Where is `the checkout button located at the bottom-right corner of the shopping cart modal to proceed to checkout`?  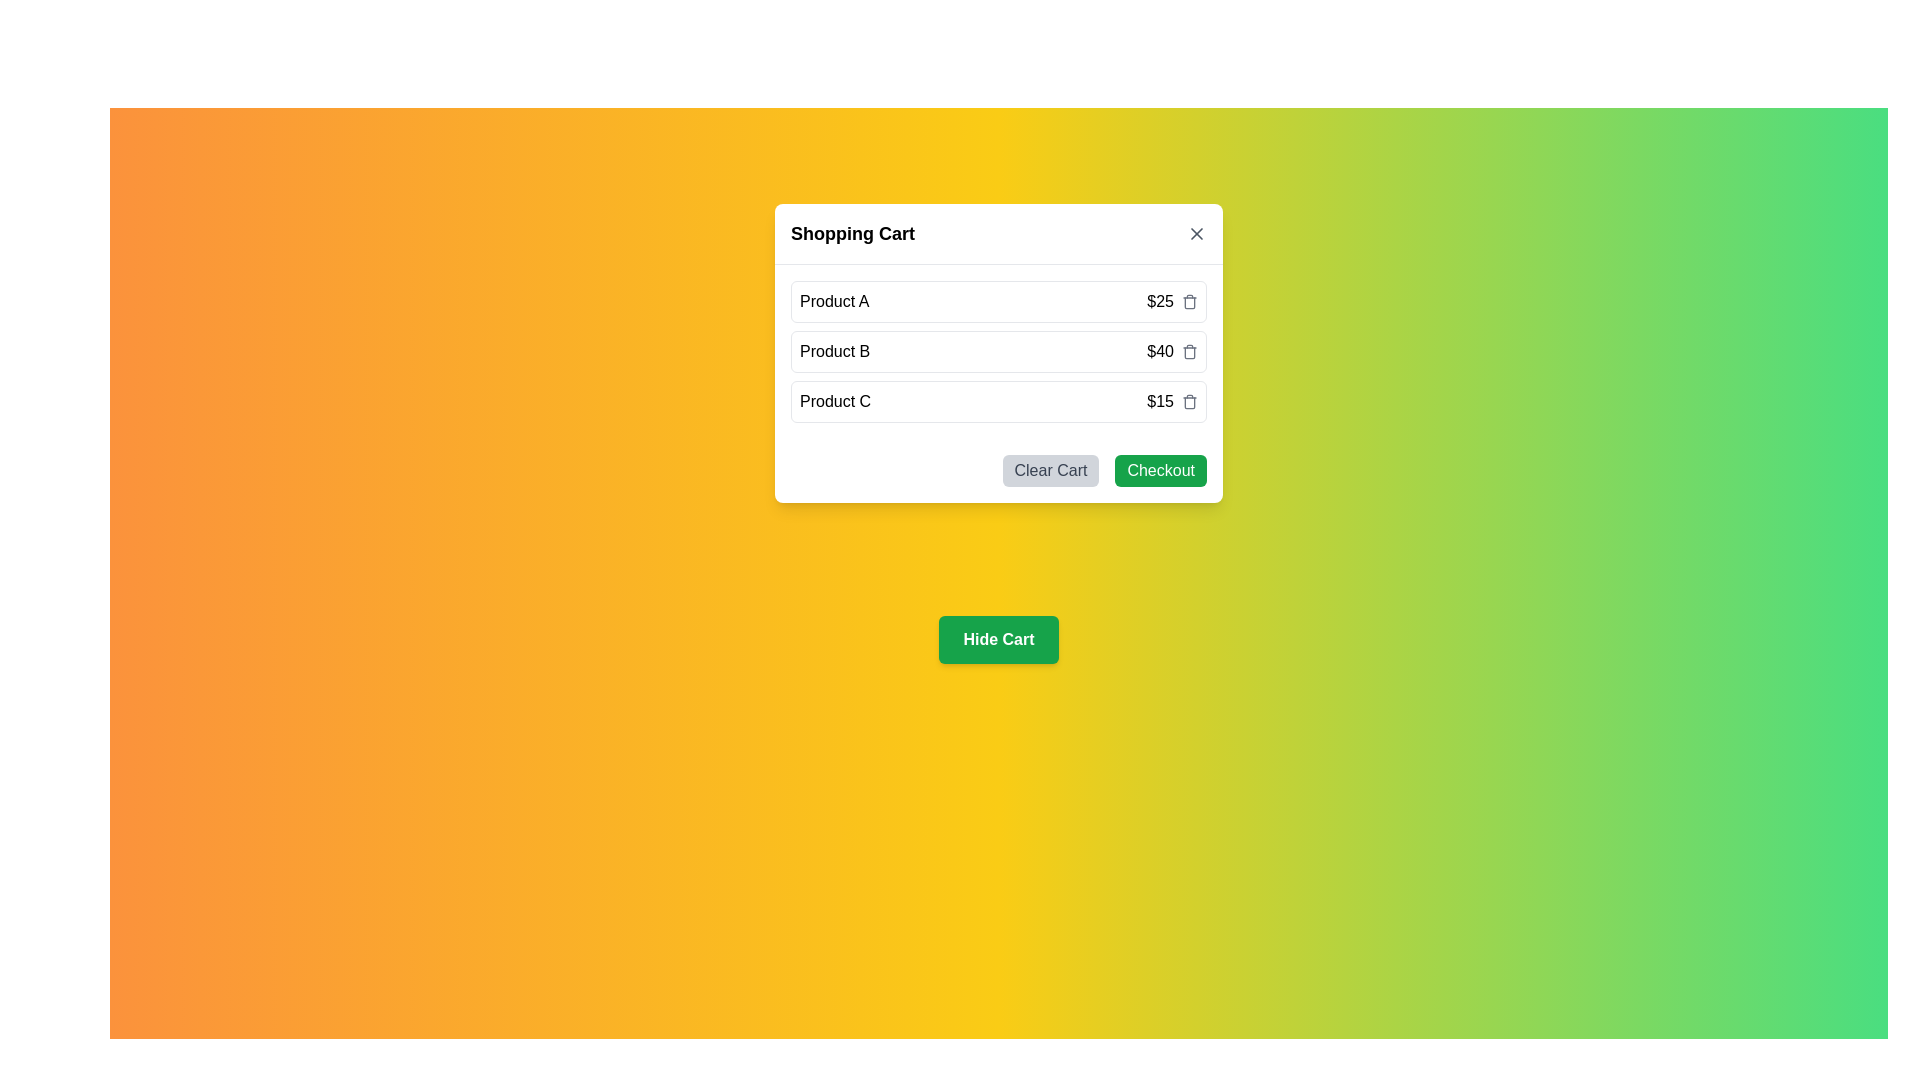 the checkout button located at the bottom-right corner of the shopping cart modal to proceed to checkout is located at coordinates (1161, 470).